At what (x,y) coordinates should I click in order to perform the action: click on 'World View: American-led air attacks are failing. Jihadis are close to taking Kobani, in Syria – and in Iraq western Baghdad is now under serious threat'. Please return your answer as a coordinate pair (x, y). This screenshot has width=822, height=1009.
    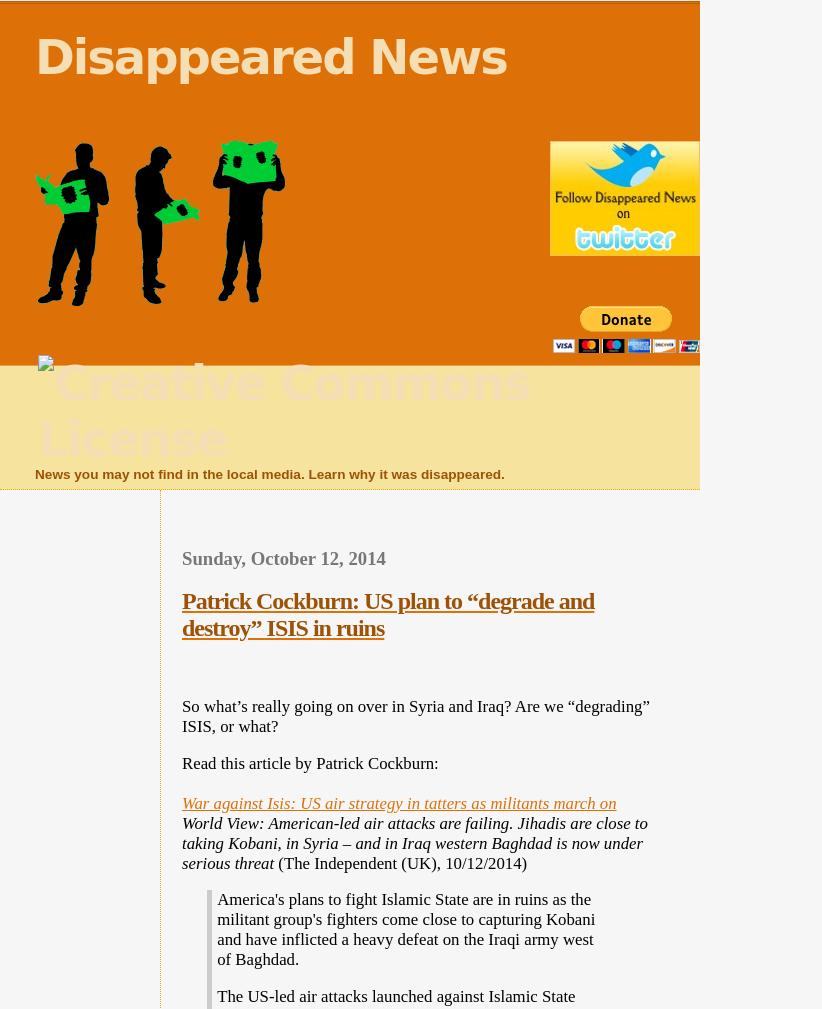
    Looking at the image, I should click on (413, 842).